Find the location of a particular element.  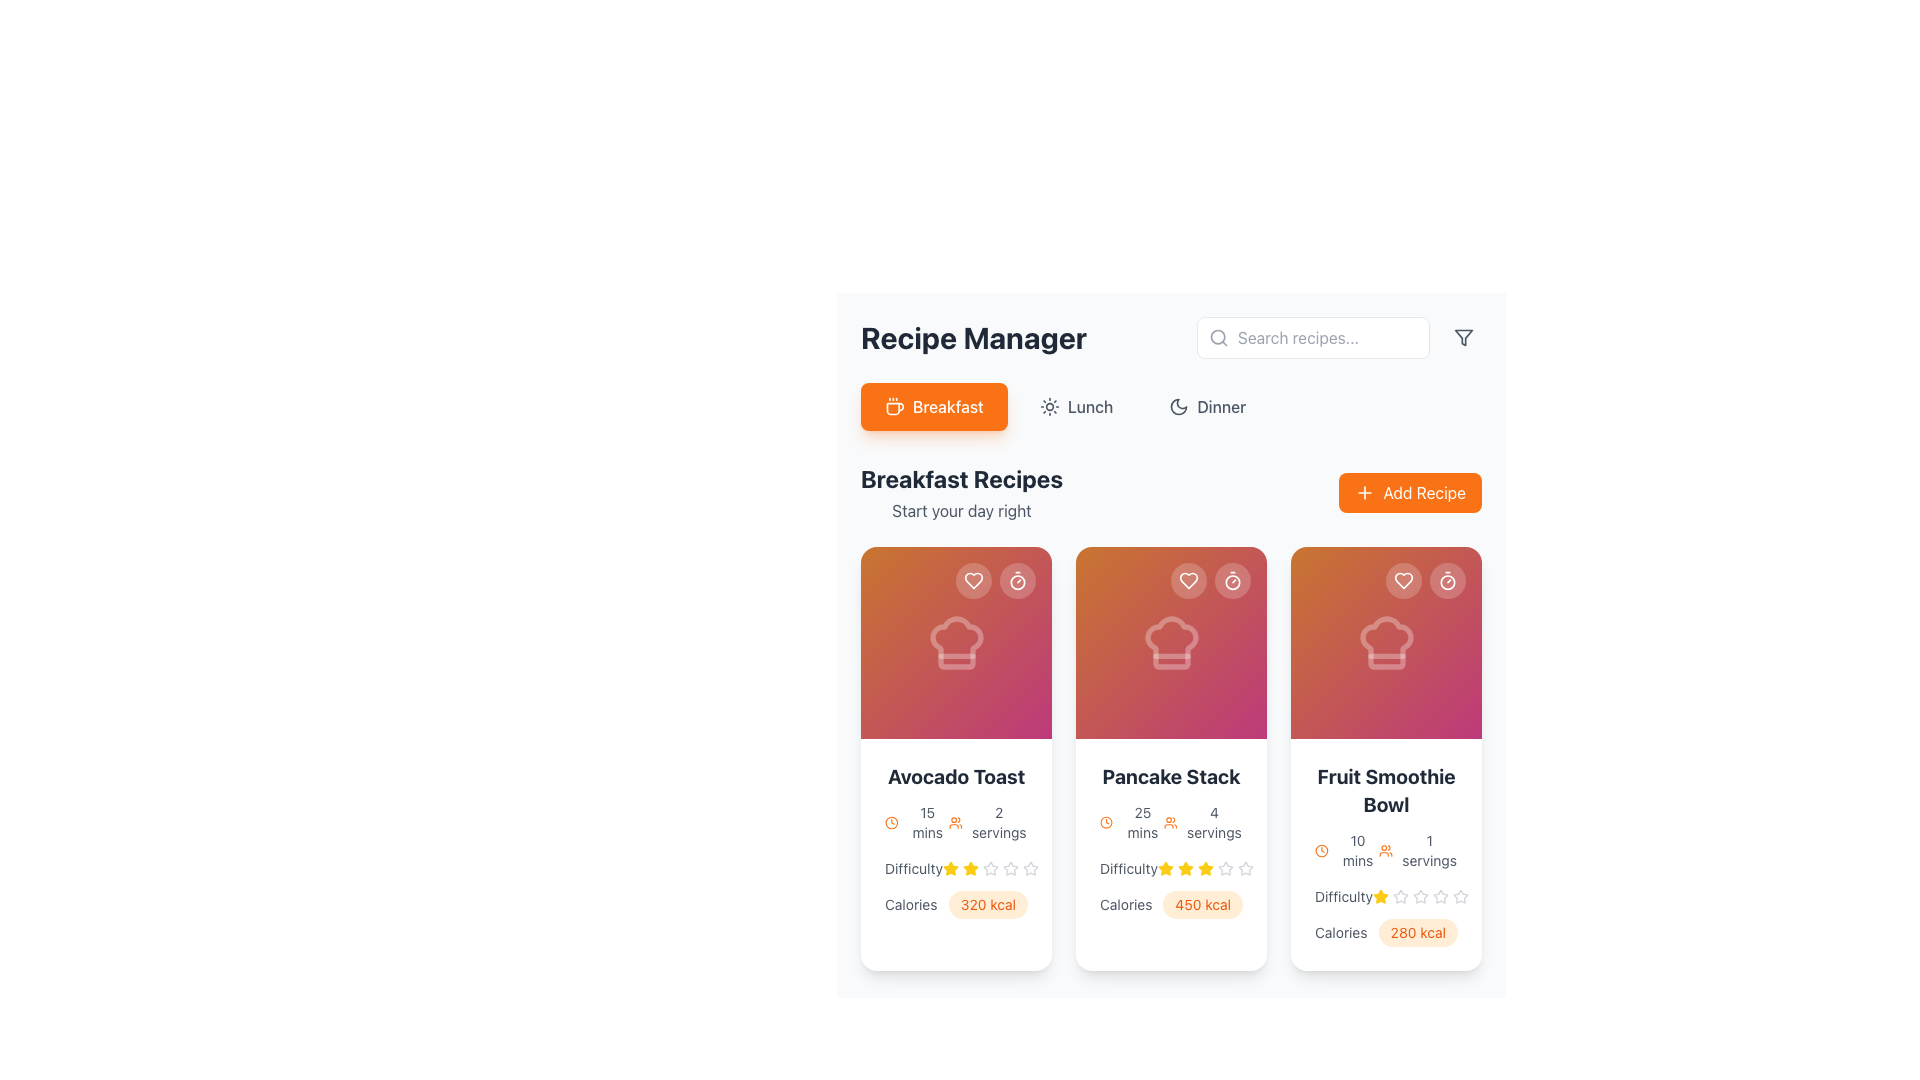

the text with icons displaying '10 mins' and '1 servings' within the 'Fruit Smoothie Bowl' card in the 'Breakfast Recipes' section is located at coordinates (1385, 851).